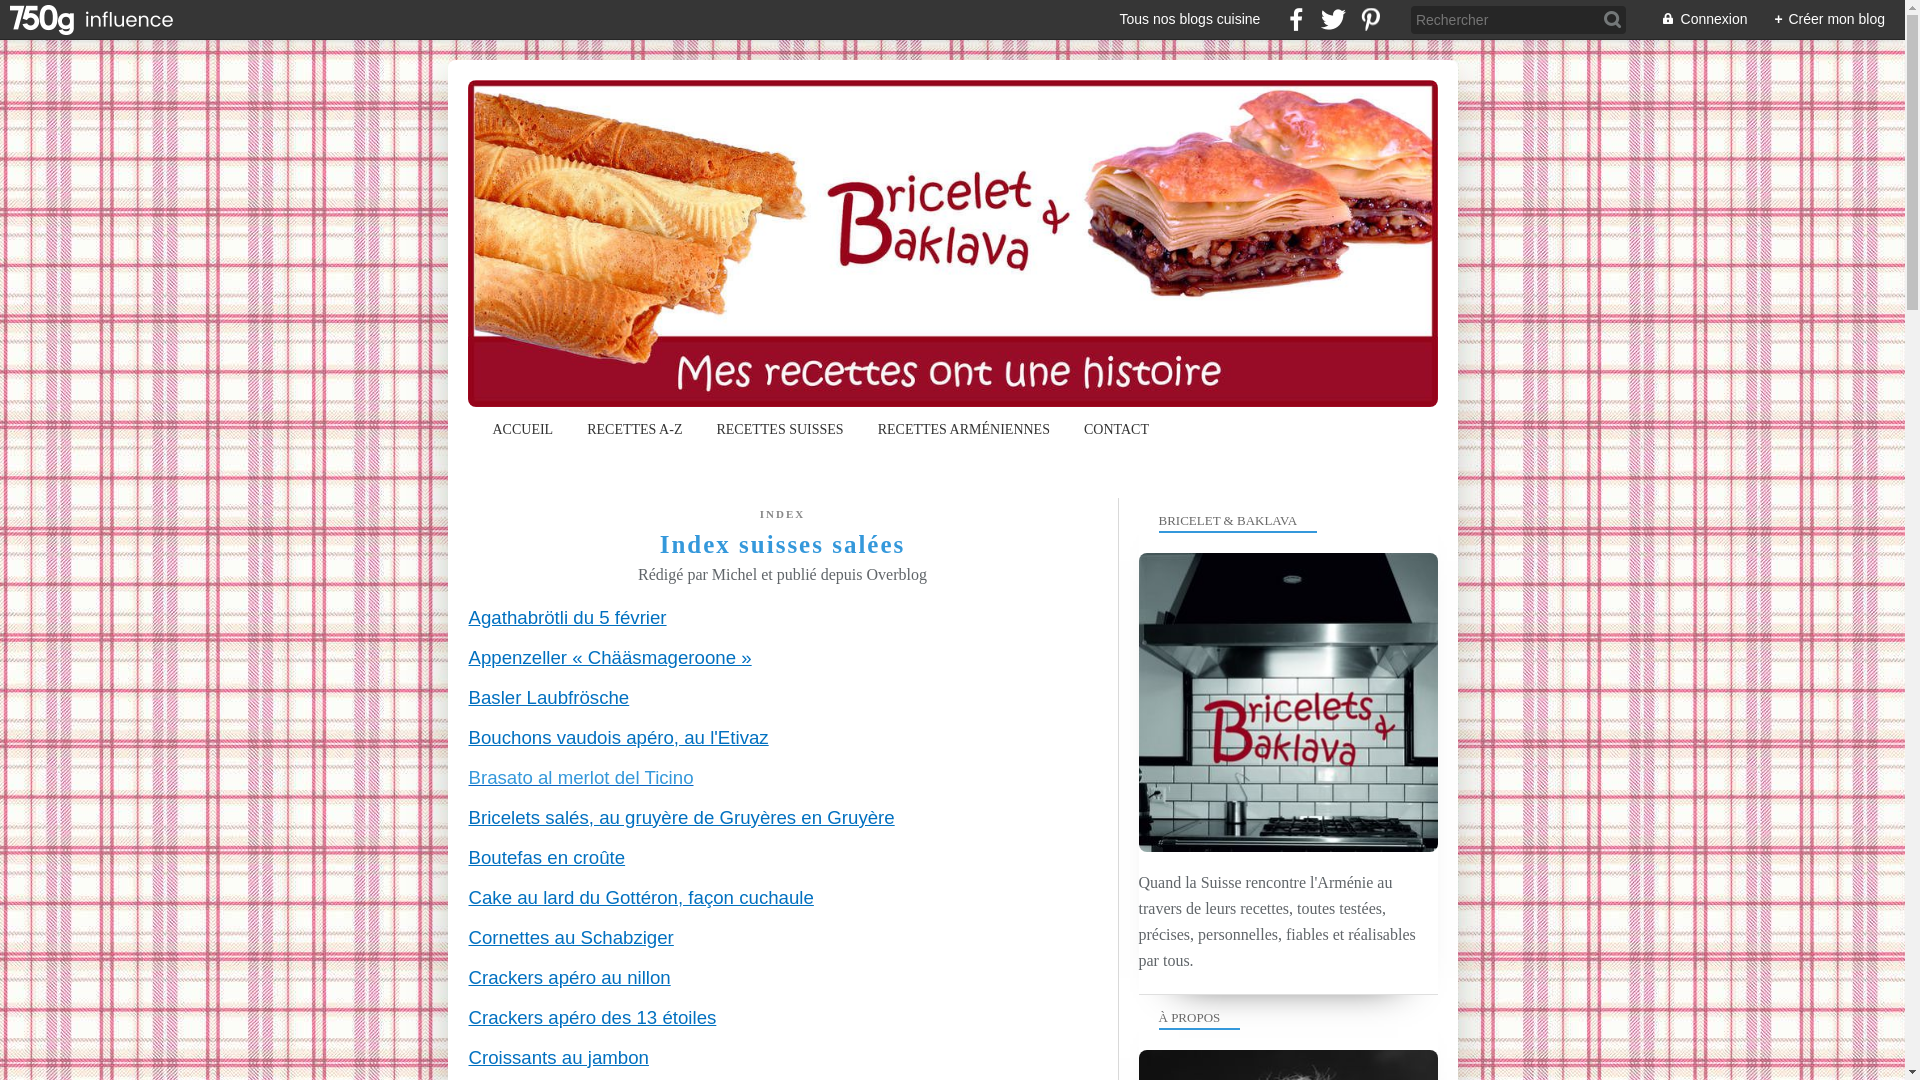  Describe the element at coordinates (466, 776) in the screenshot. I see `'Brasato al merlot del Ticino'` at that location.